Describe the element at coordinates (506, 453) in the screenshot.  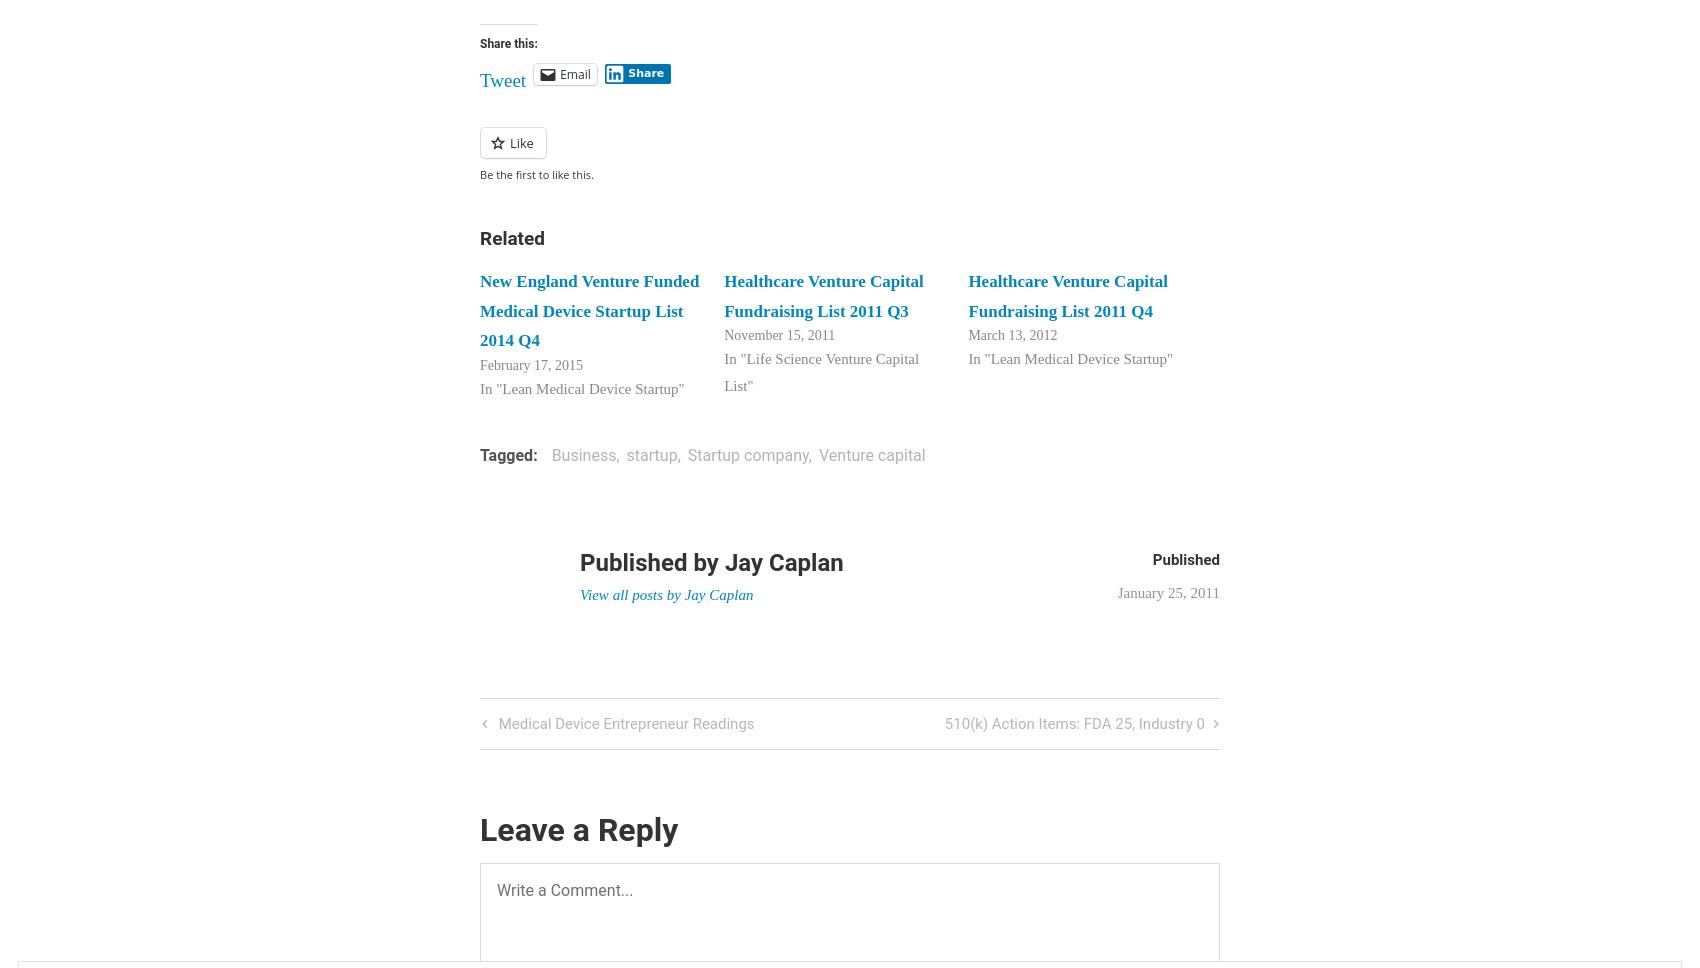
I see `'Tagged'` at that location.